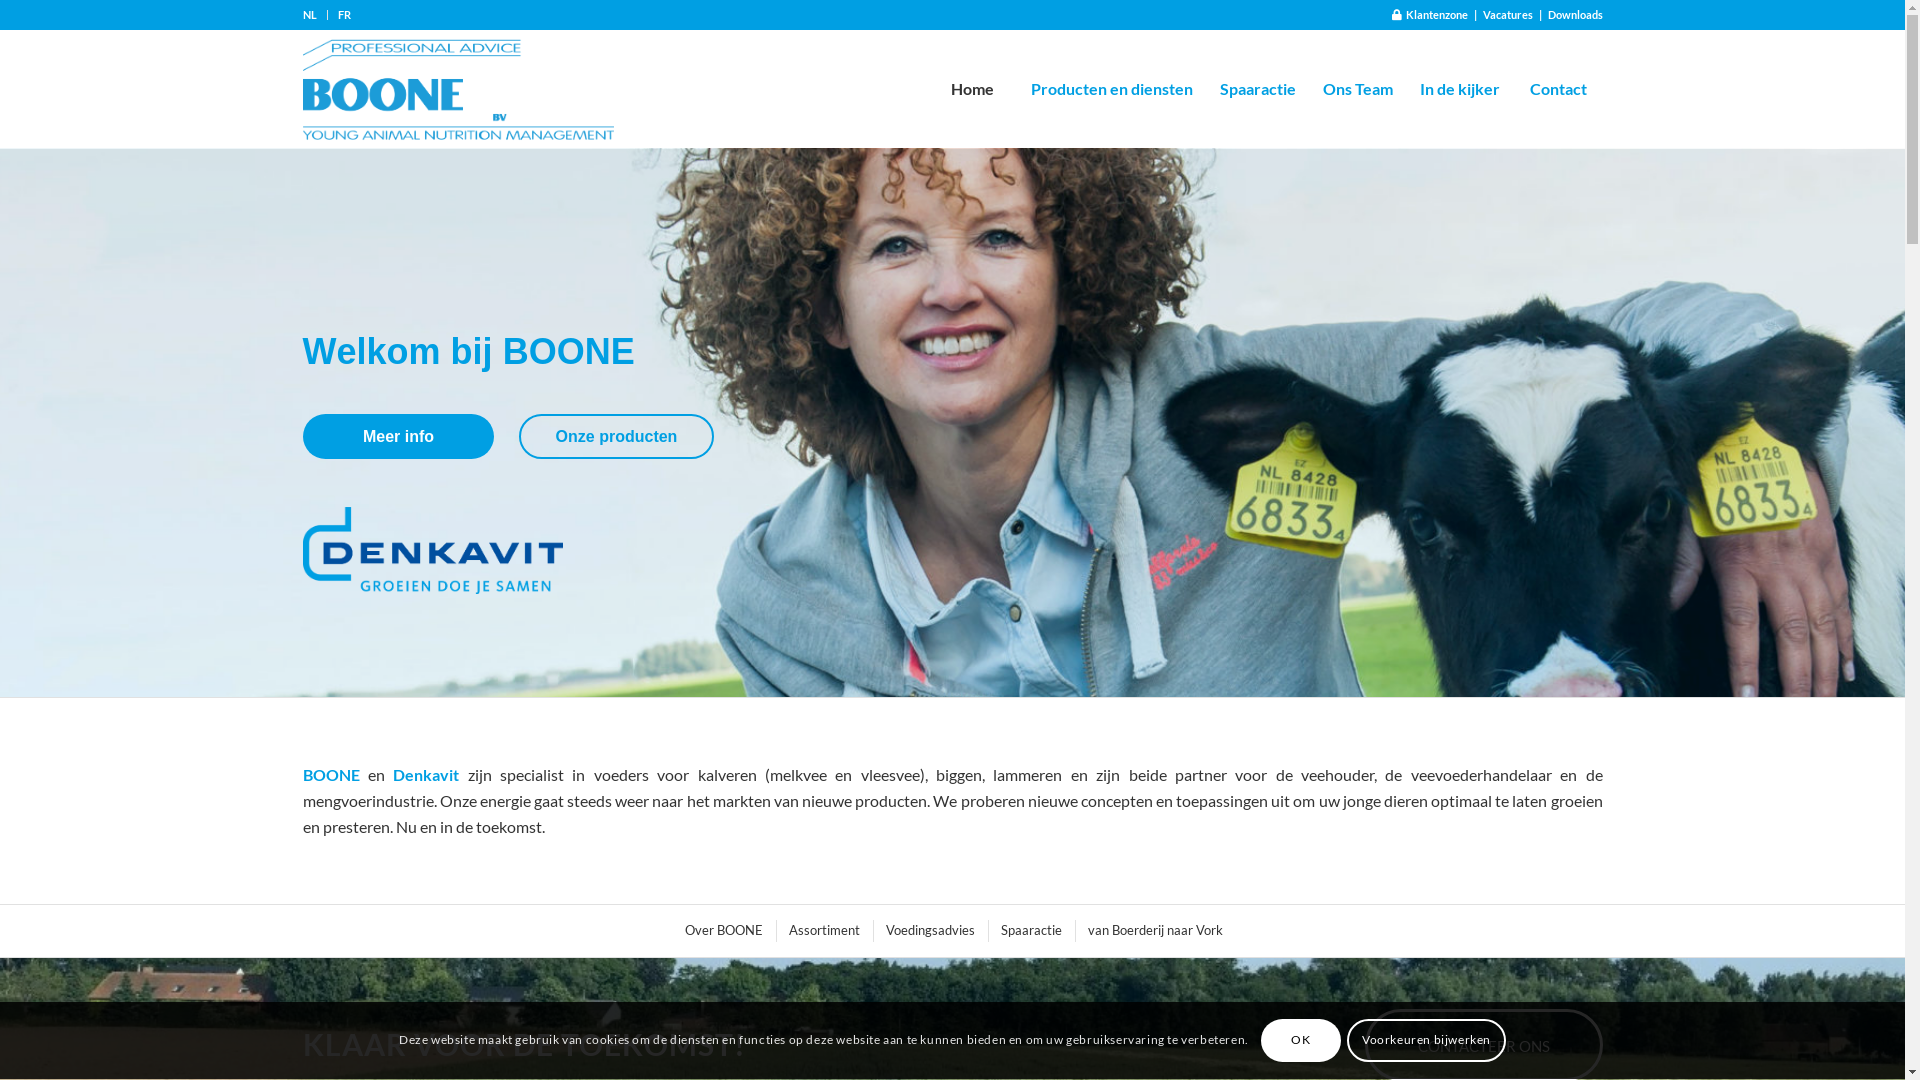 The width and height of the screenshot is (1920, 1080). What do you see at coordinates (337, 14) in the screenshot?
I see `'FR'` at bounding box center [337, 14].